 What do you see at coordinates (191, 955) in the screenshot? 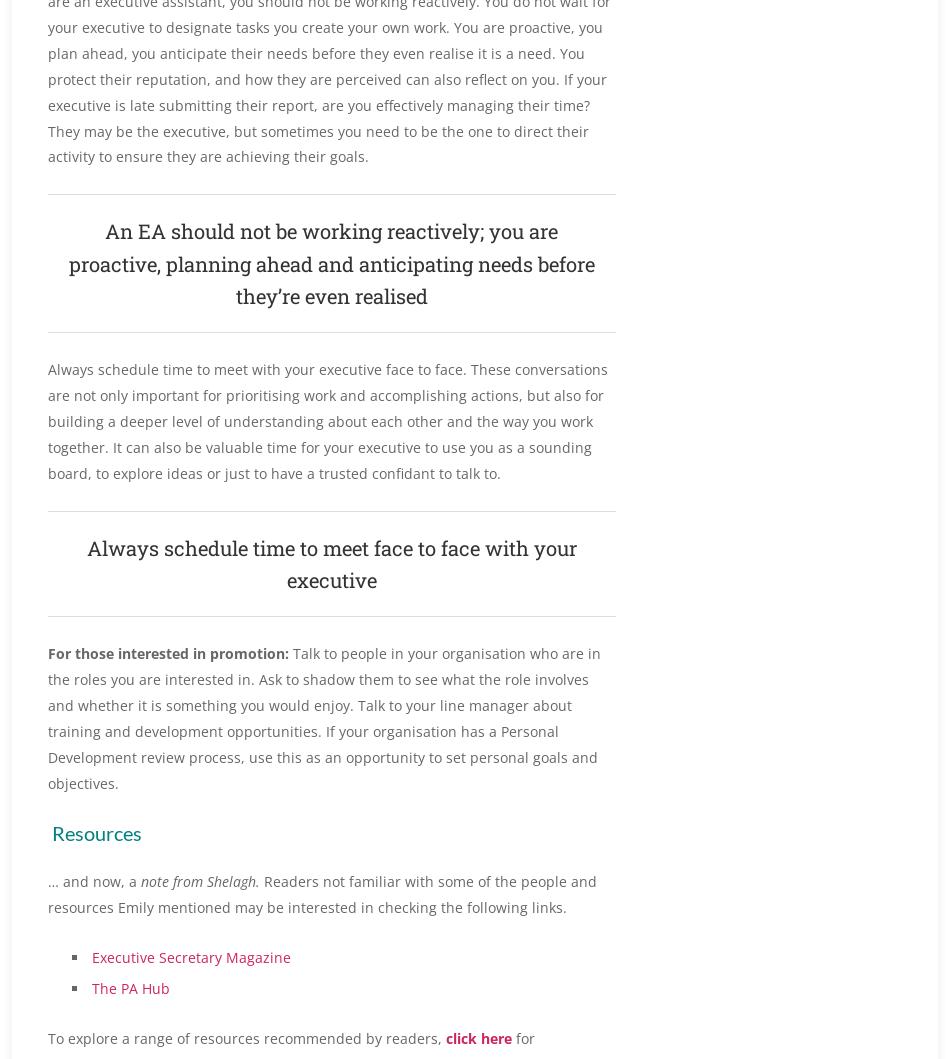
I see `'Executive Secretary Magazine'` at bounding box center [191, 955].